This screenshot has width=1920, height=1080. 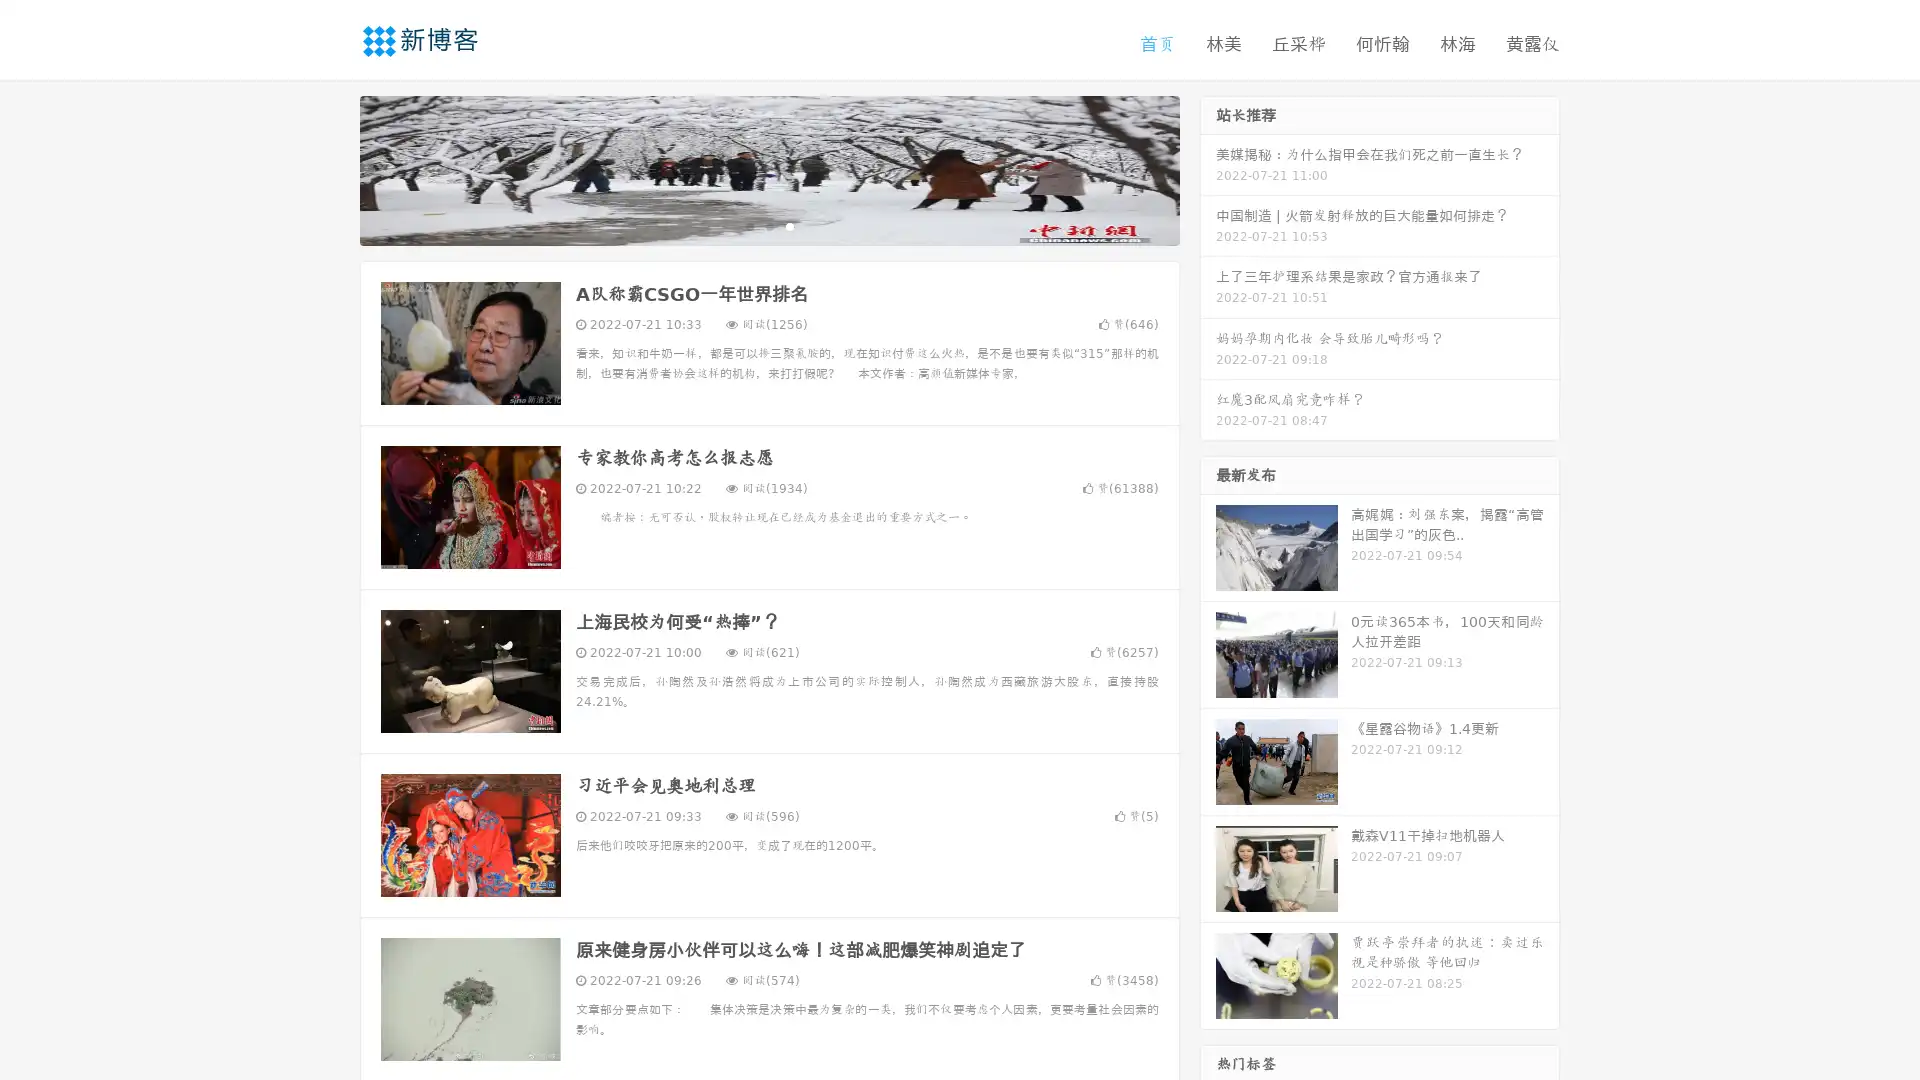 I want to click on Go to slide 2, so click(x=768, y=225).